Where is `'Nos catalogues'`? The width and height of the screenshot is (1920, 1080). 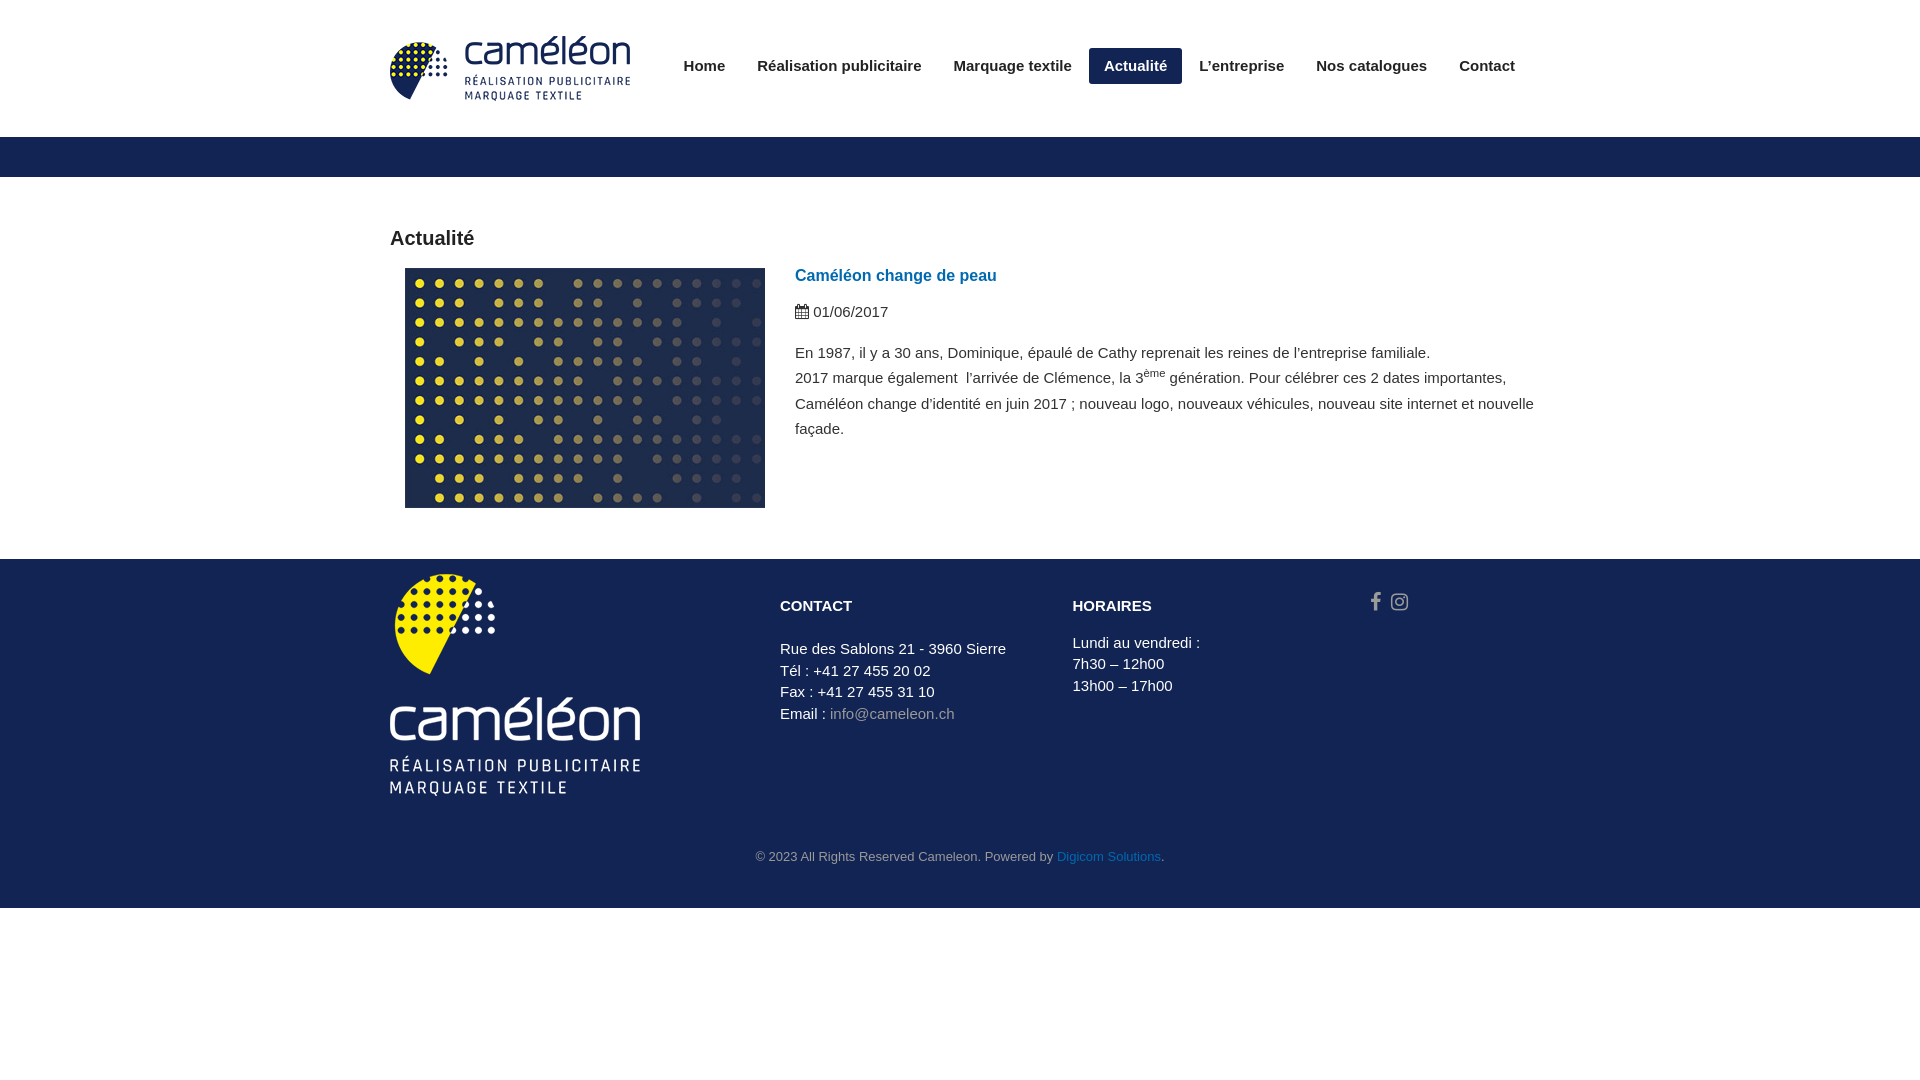
'Nos catalogues' is located at coordinates (1370, 64).